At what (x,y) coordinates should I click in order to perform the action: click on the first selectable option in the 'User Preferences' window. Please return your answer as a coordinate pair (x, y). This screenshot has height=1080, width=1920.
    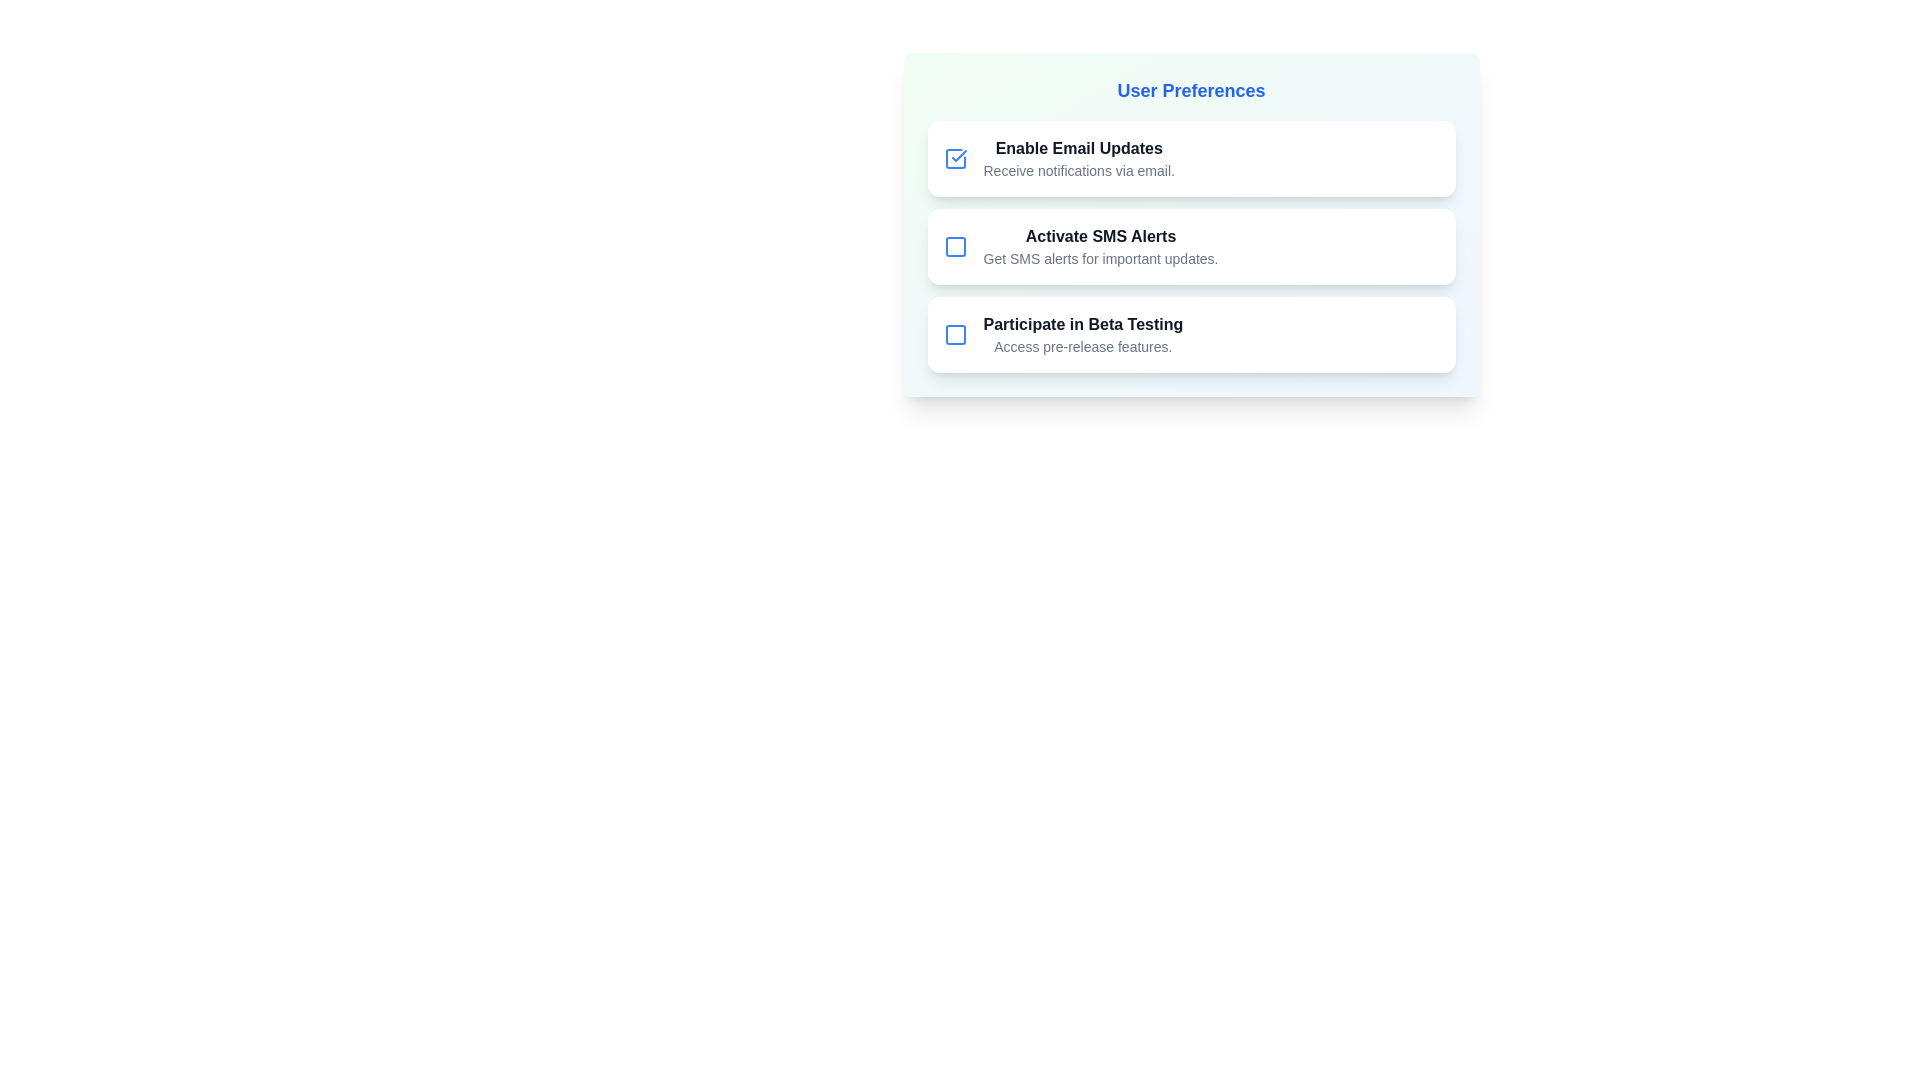
    Looking at the image, I should click on (1191, 157).